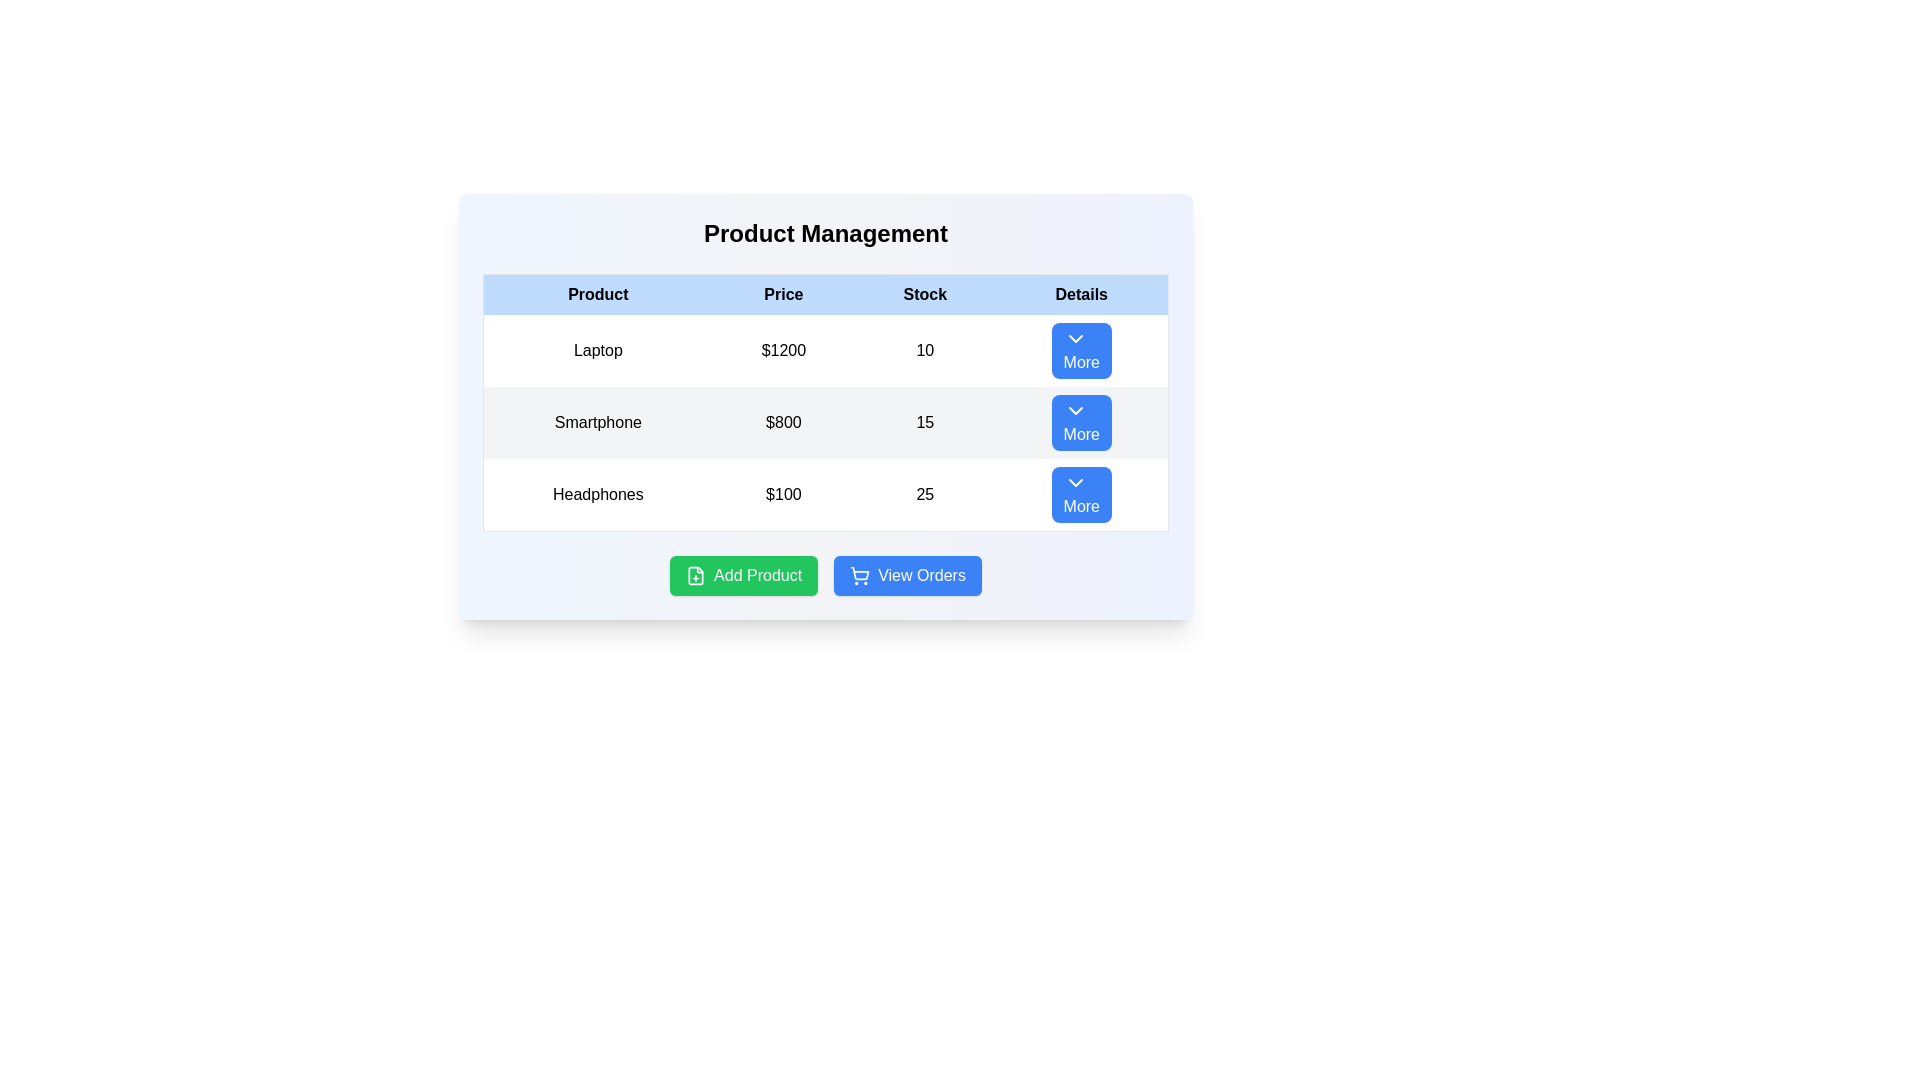 This screenshot has width=1920, height=1080. Describe the element at coordinates (782, 350) in the screenshot. I see `the text label displaying '$1200' in the 'Price' column for the 'Laptop' row` at that location.